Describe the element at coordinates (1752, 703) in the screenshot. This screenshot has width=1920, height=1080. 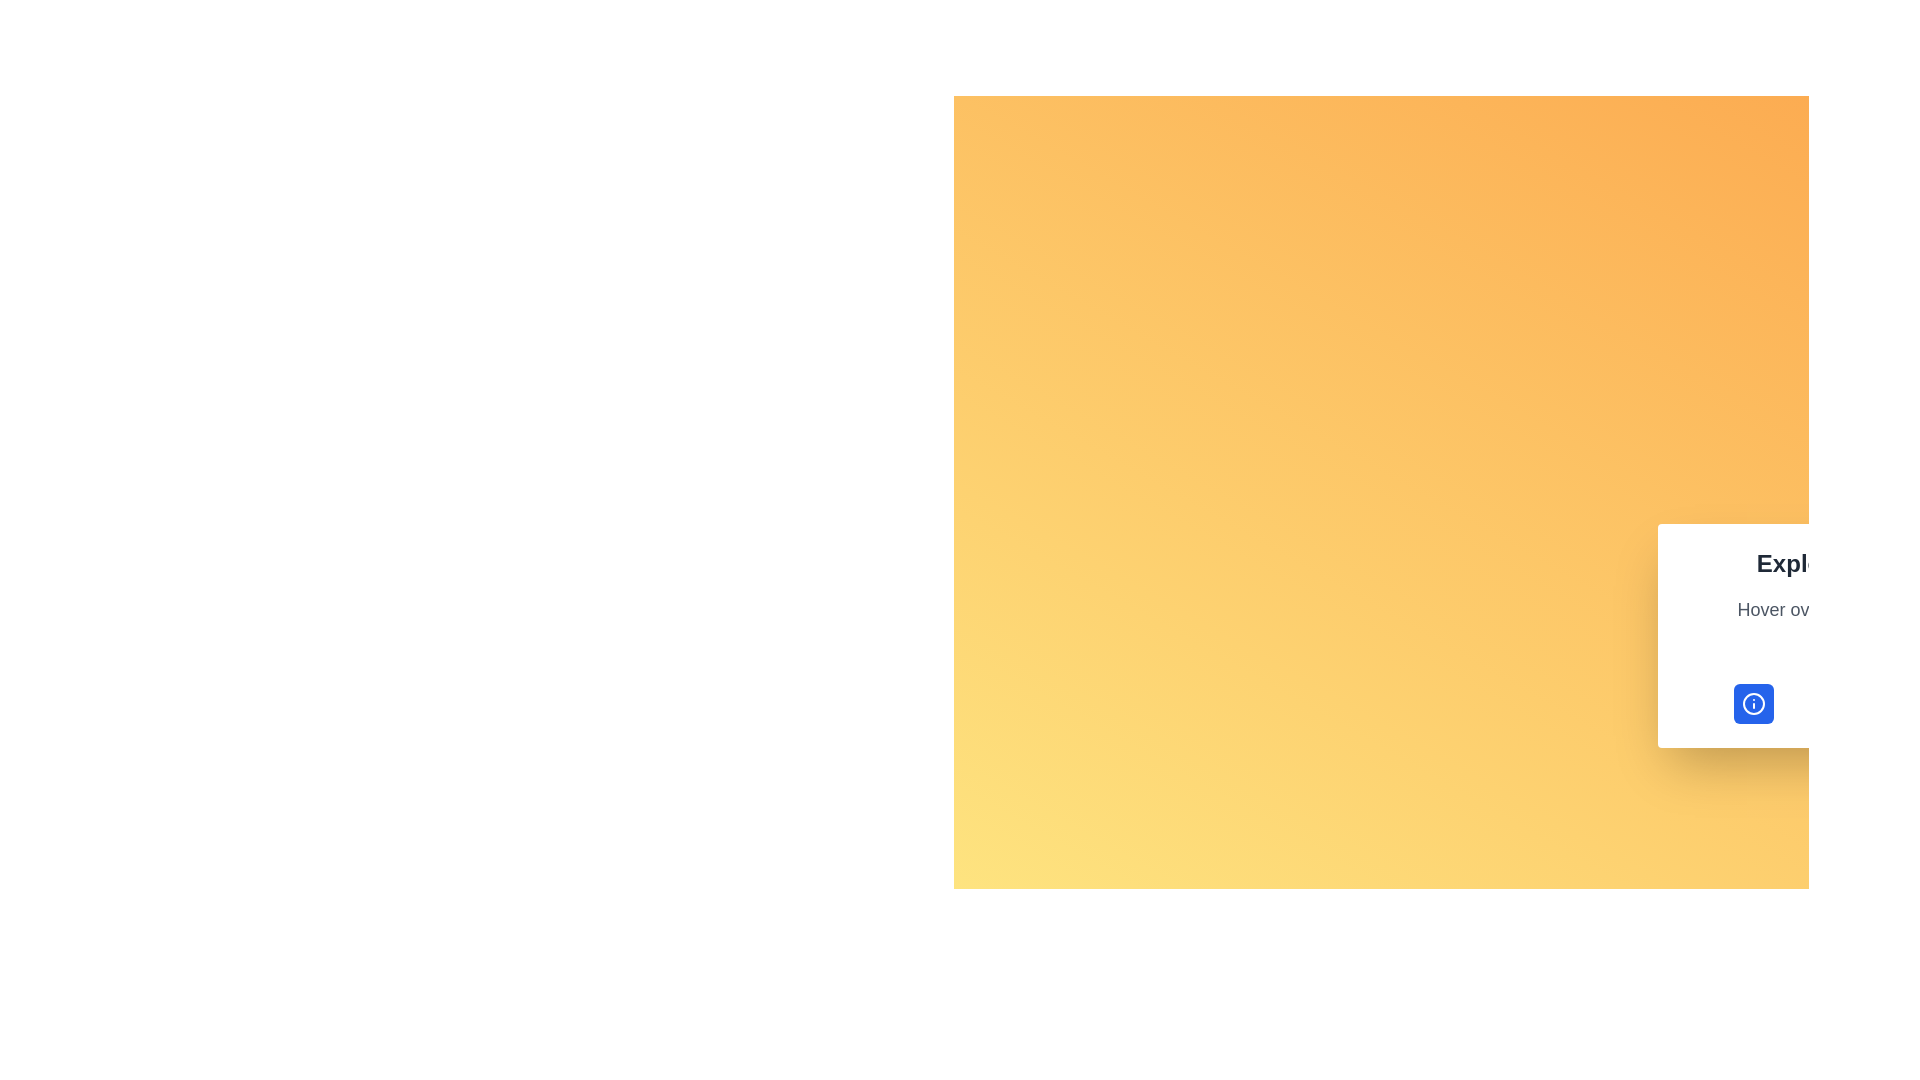
I see `the circular icon embedded in a blue rounded square background, which is the leftmost icon in a row of similar icons located at the bottom-center of its white card` at that location.